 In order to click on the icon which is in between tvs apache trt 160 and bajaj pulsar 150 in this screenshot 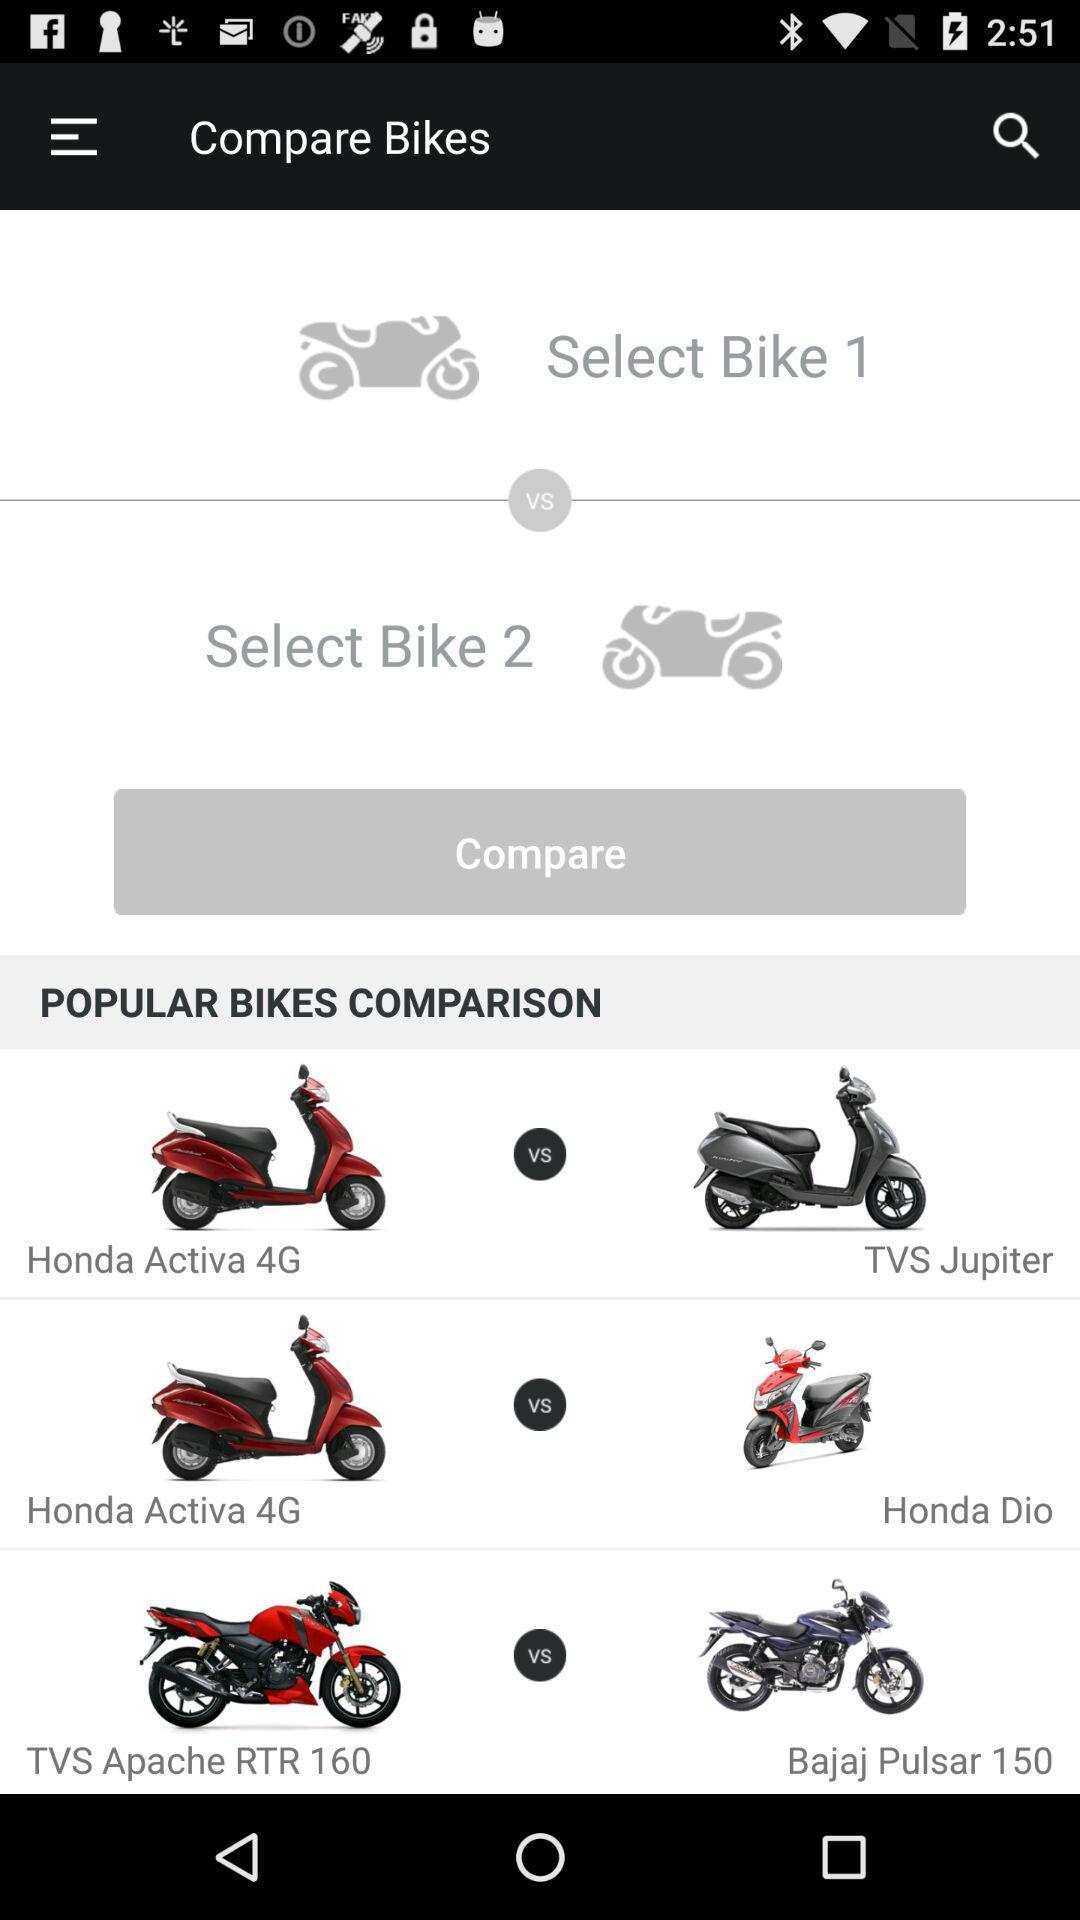, I will do `click(540, 1655)`.